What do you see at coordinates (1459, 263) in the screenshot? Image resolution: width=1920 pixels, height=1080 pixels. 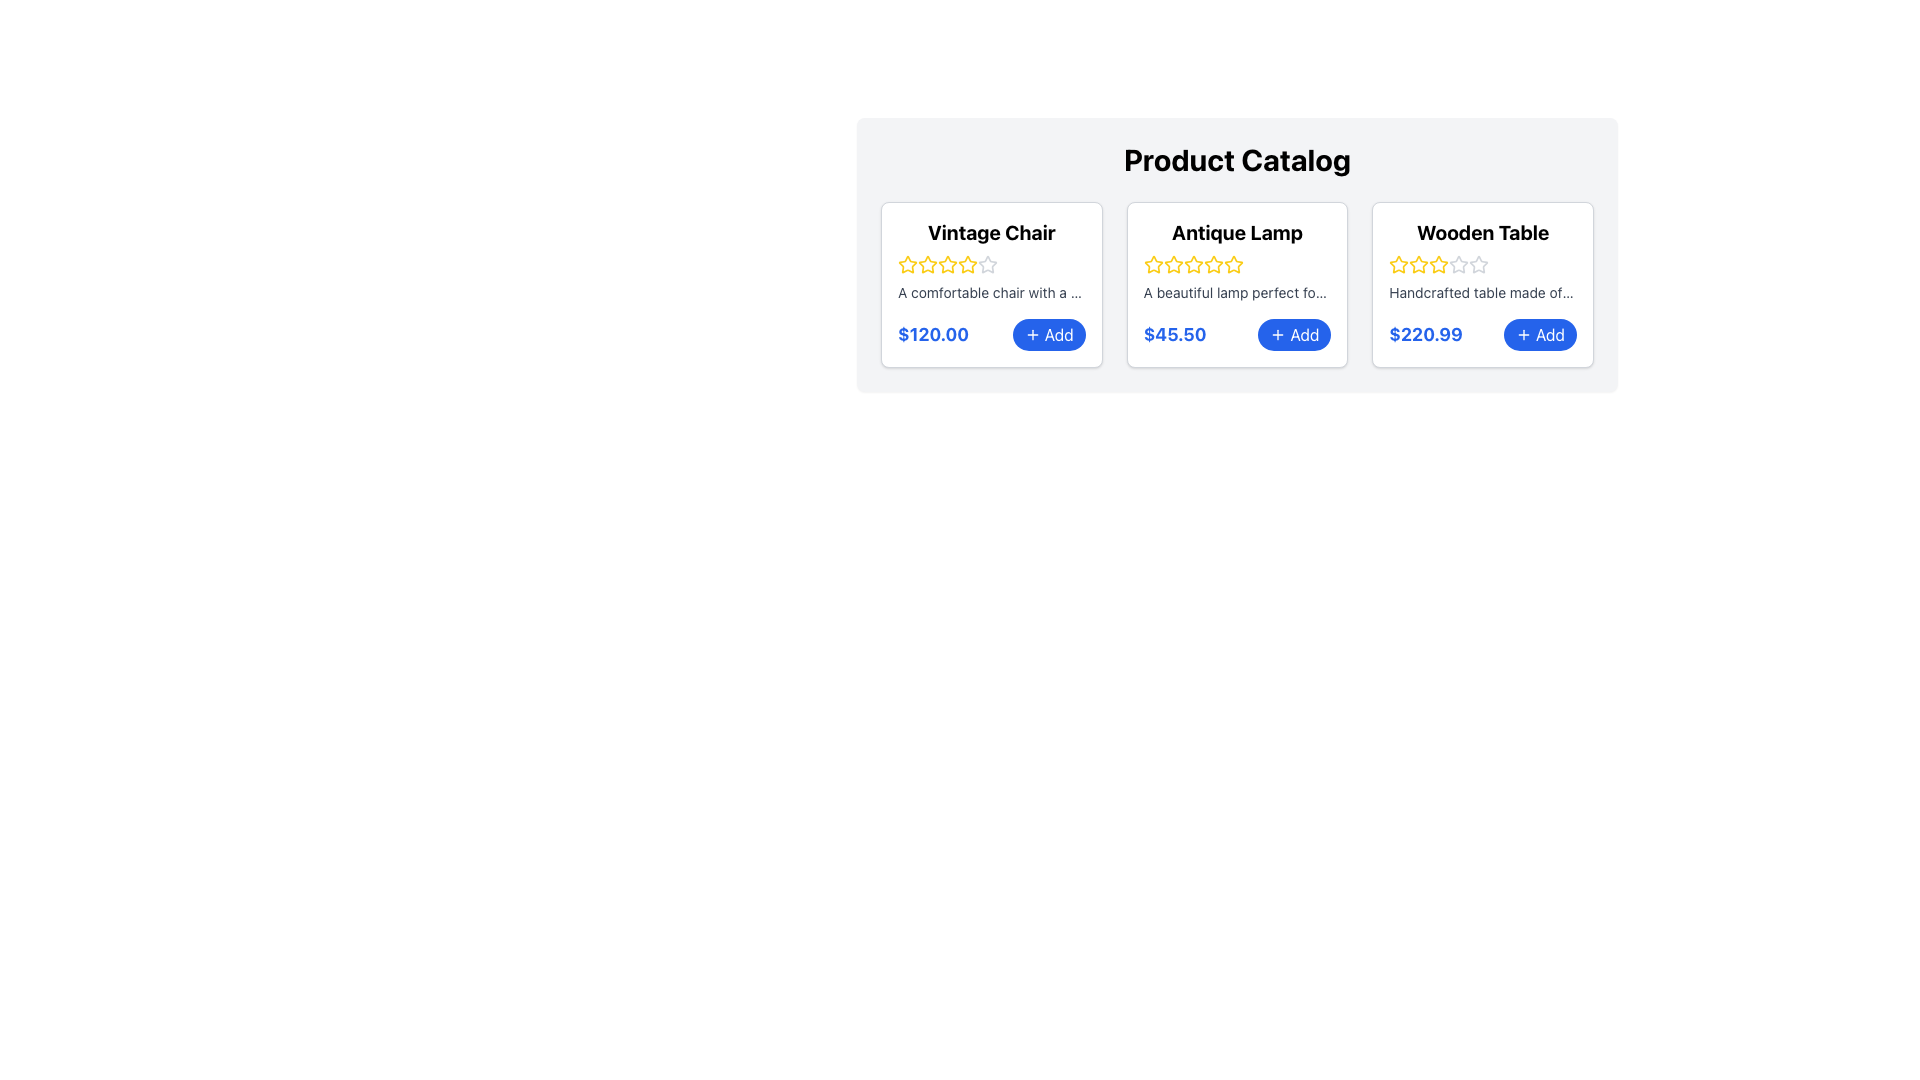 I see `the third star icon in the 5-star rating indicator for the 'Wooden Table' product, which is styled as a disabled or unselected star` at bounding box center [1459, 263].